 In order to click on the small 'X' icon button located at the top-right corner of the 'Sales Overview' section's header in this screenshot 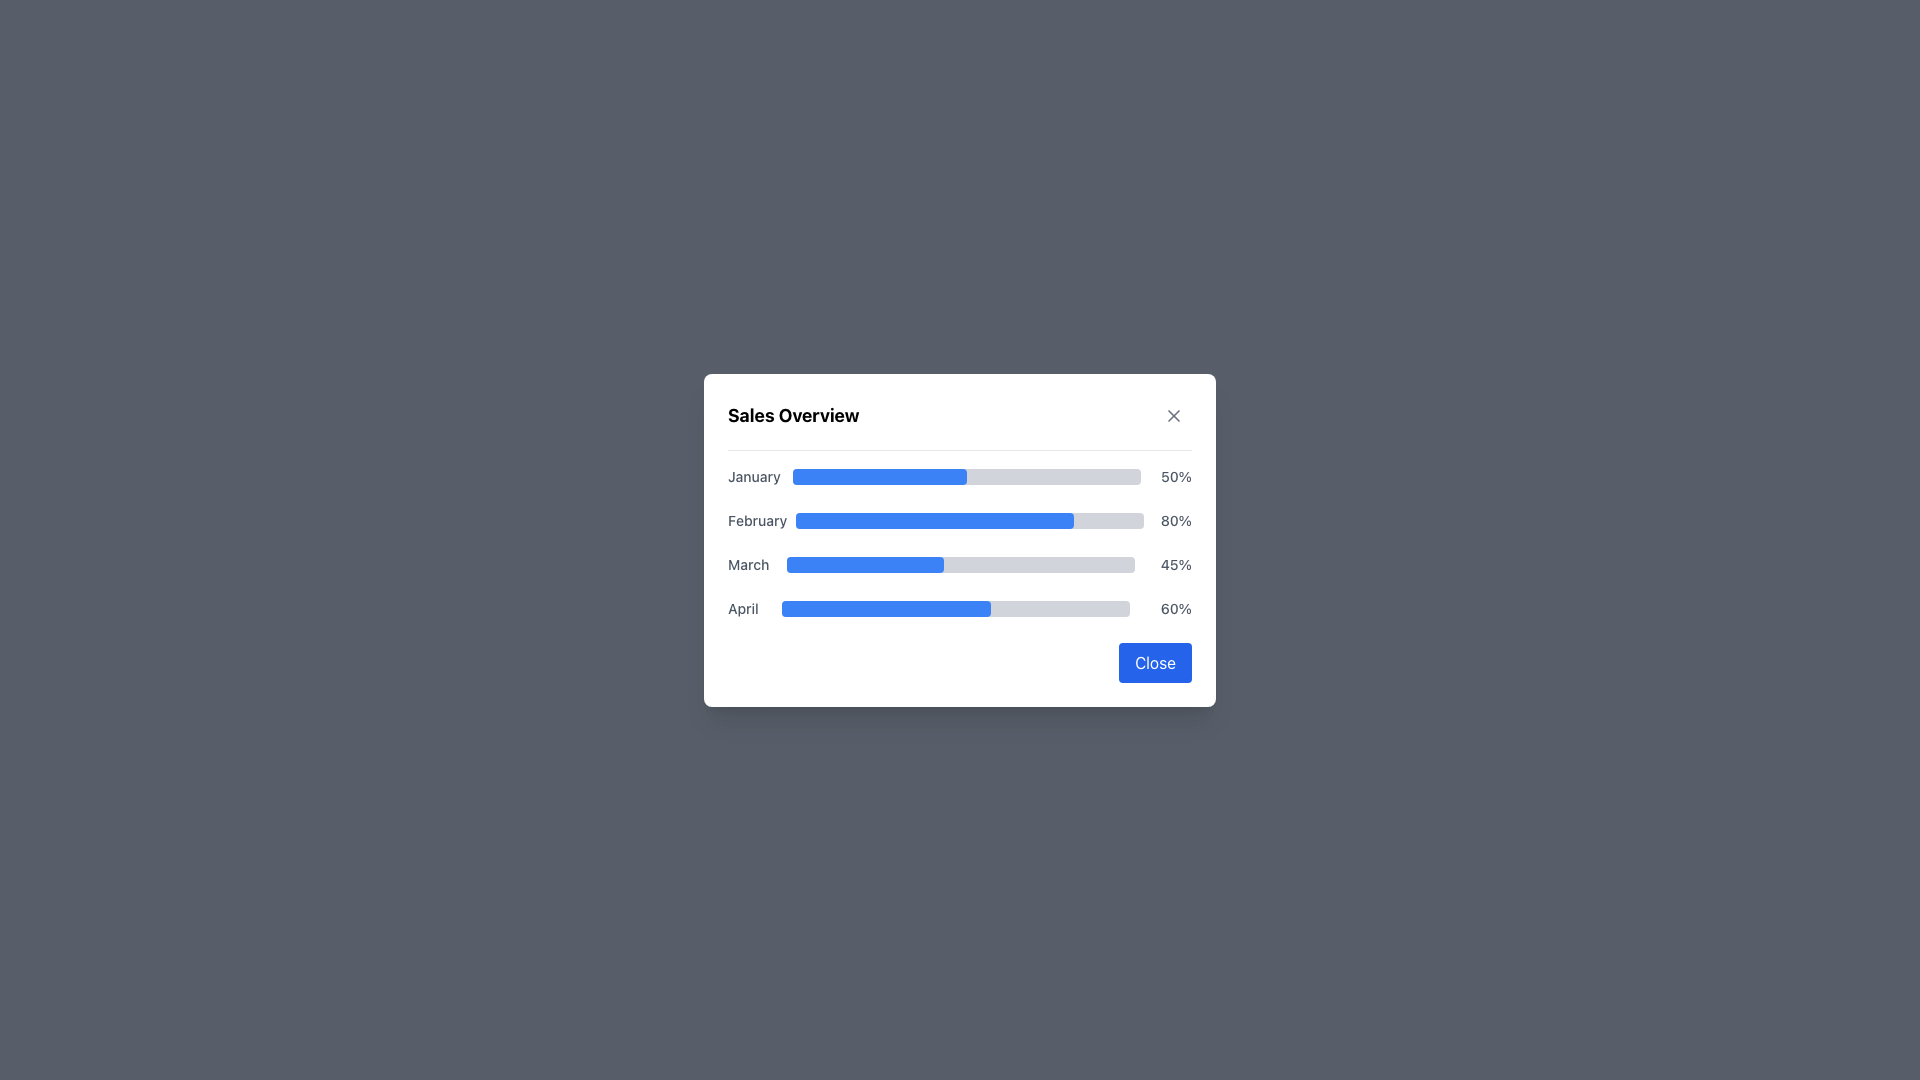, I will do `click(1174, 414)`.